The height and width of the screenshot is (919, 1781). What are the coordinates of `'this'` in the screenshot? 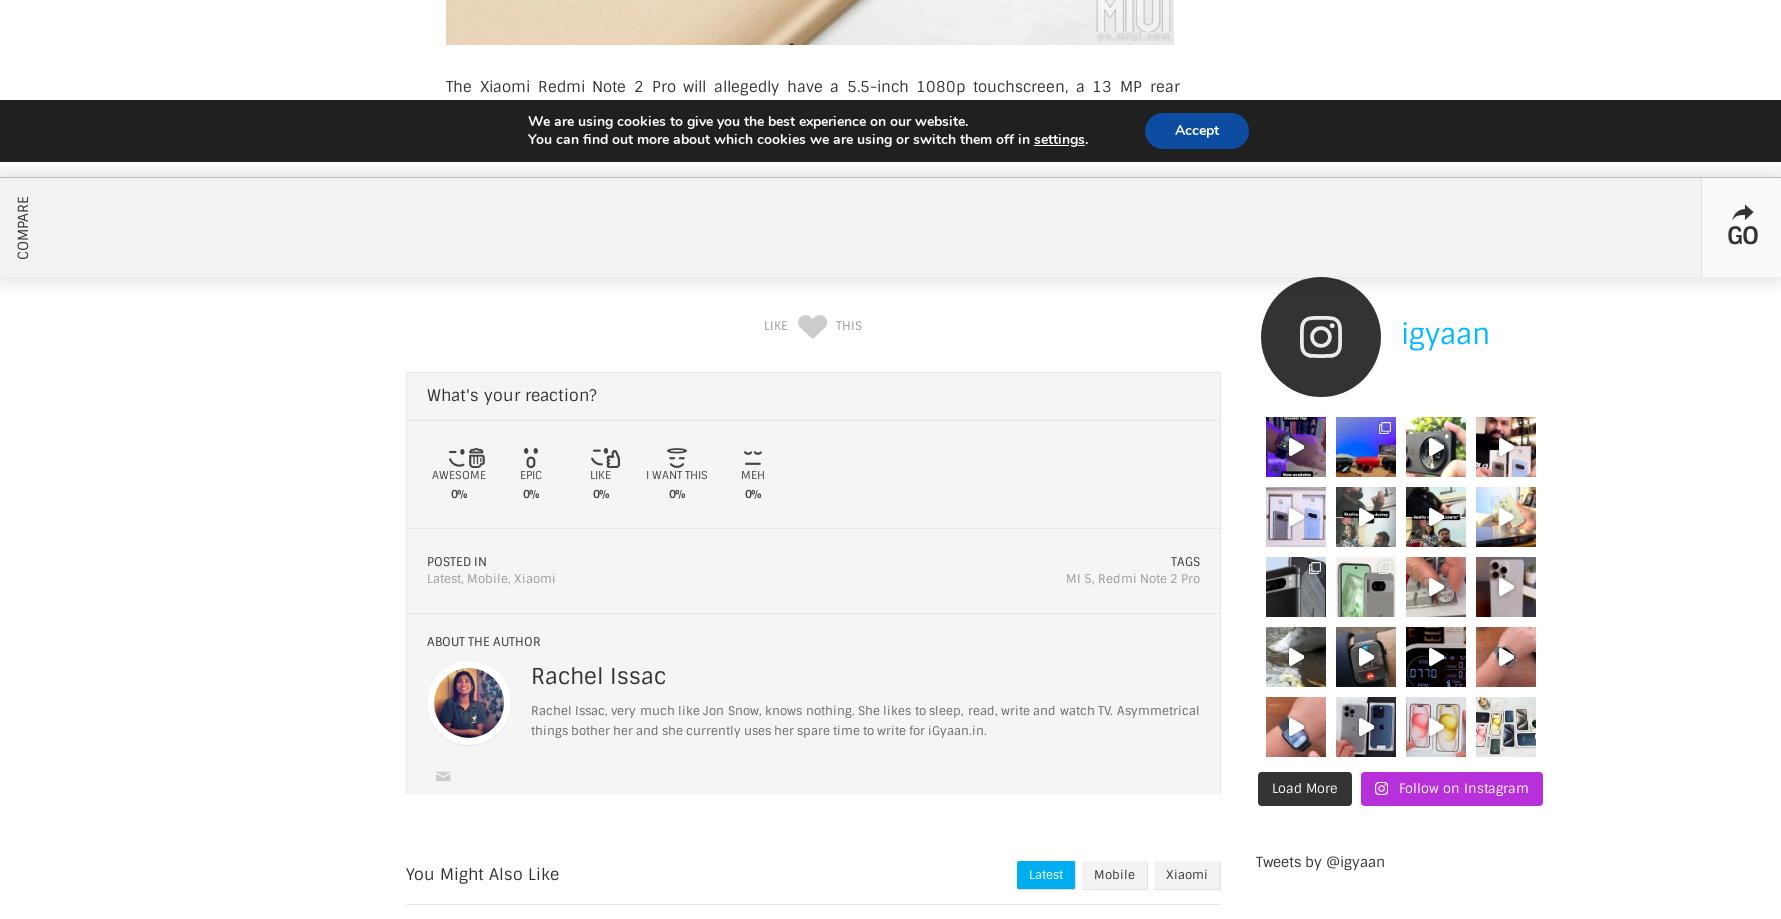 It's located at (847, 324).